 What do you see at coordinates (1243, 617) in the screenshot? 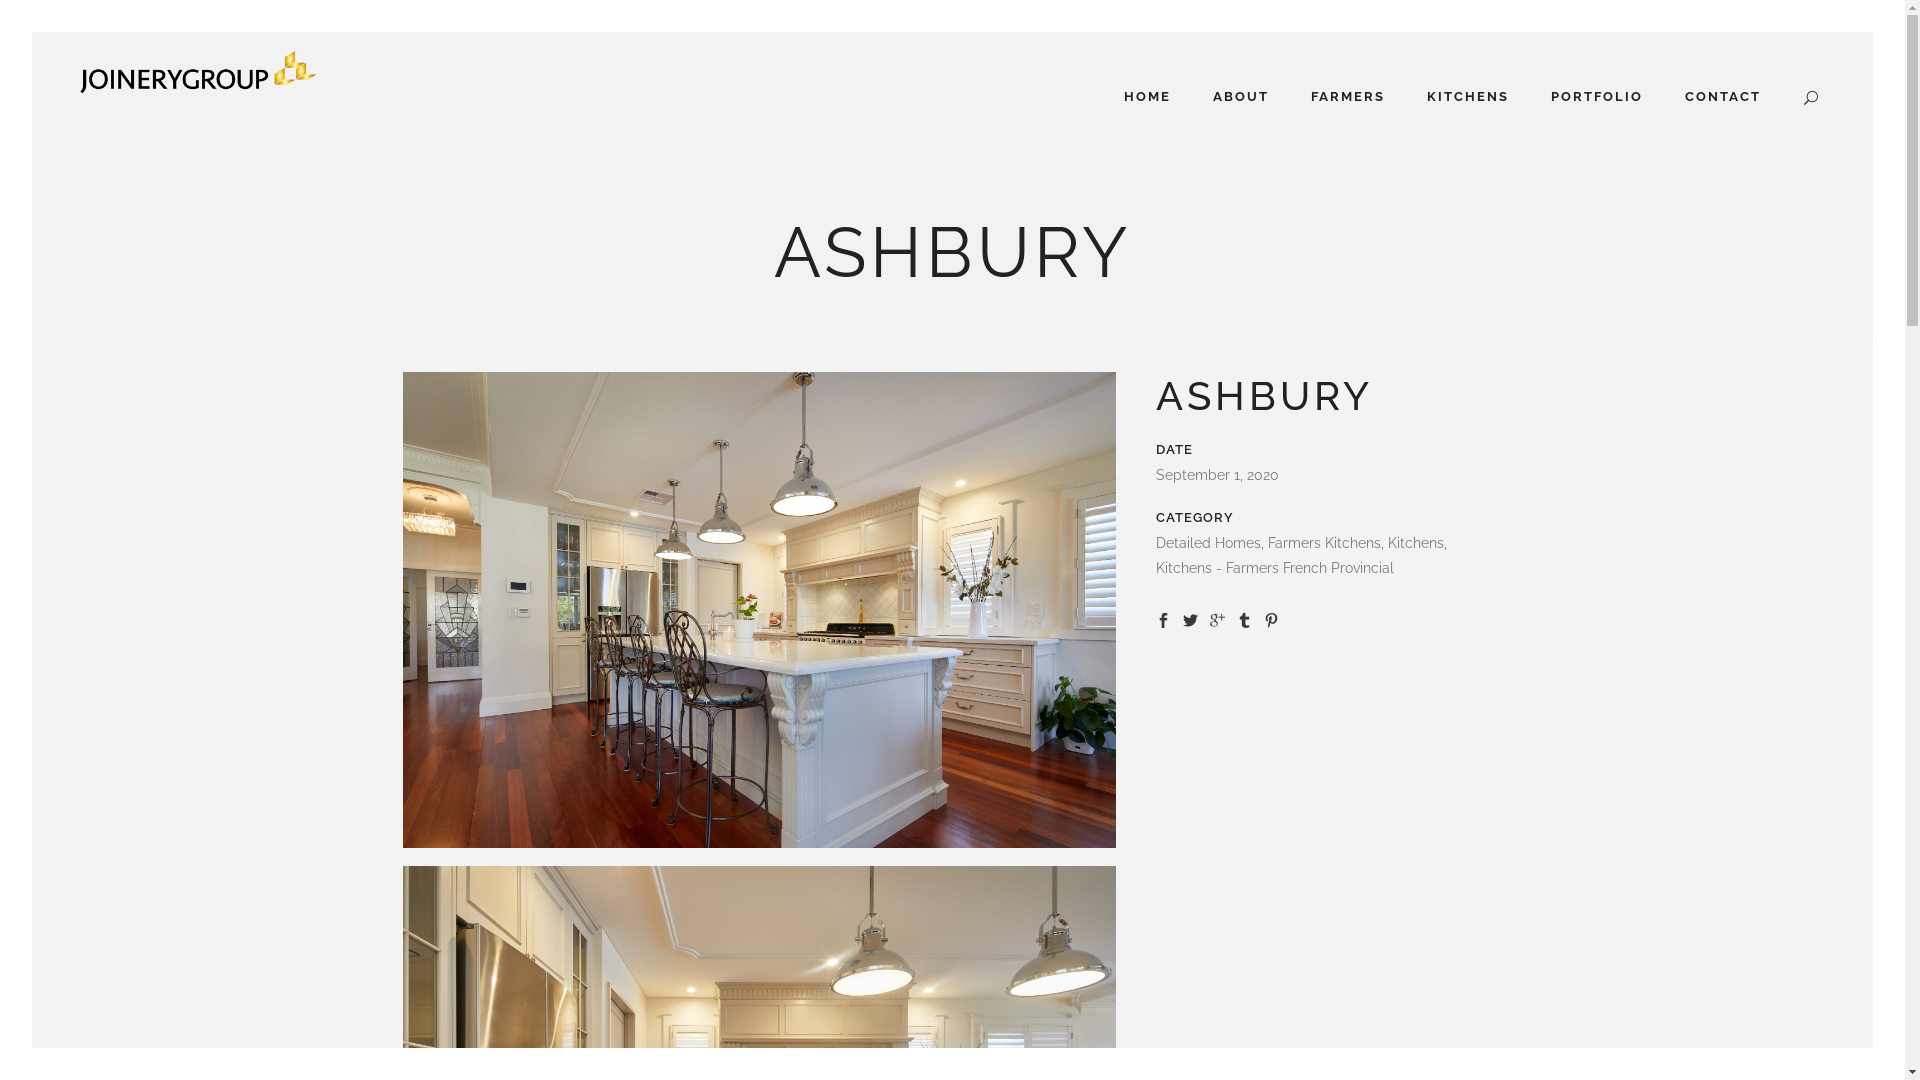
I see `'Share on Tumblr'` at bounding box center [1243, 617].